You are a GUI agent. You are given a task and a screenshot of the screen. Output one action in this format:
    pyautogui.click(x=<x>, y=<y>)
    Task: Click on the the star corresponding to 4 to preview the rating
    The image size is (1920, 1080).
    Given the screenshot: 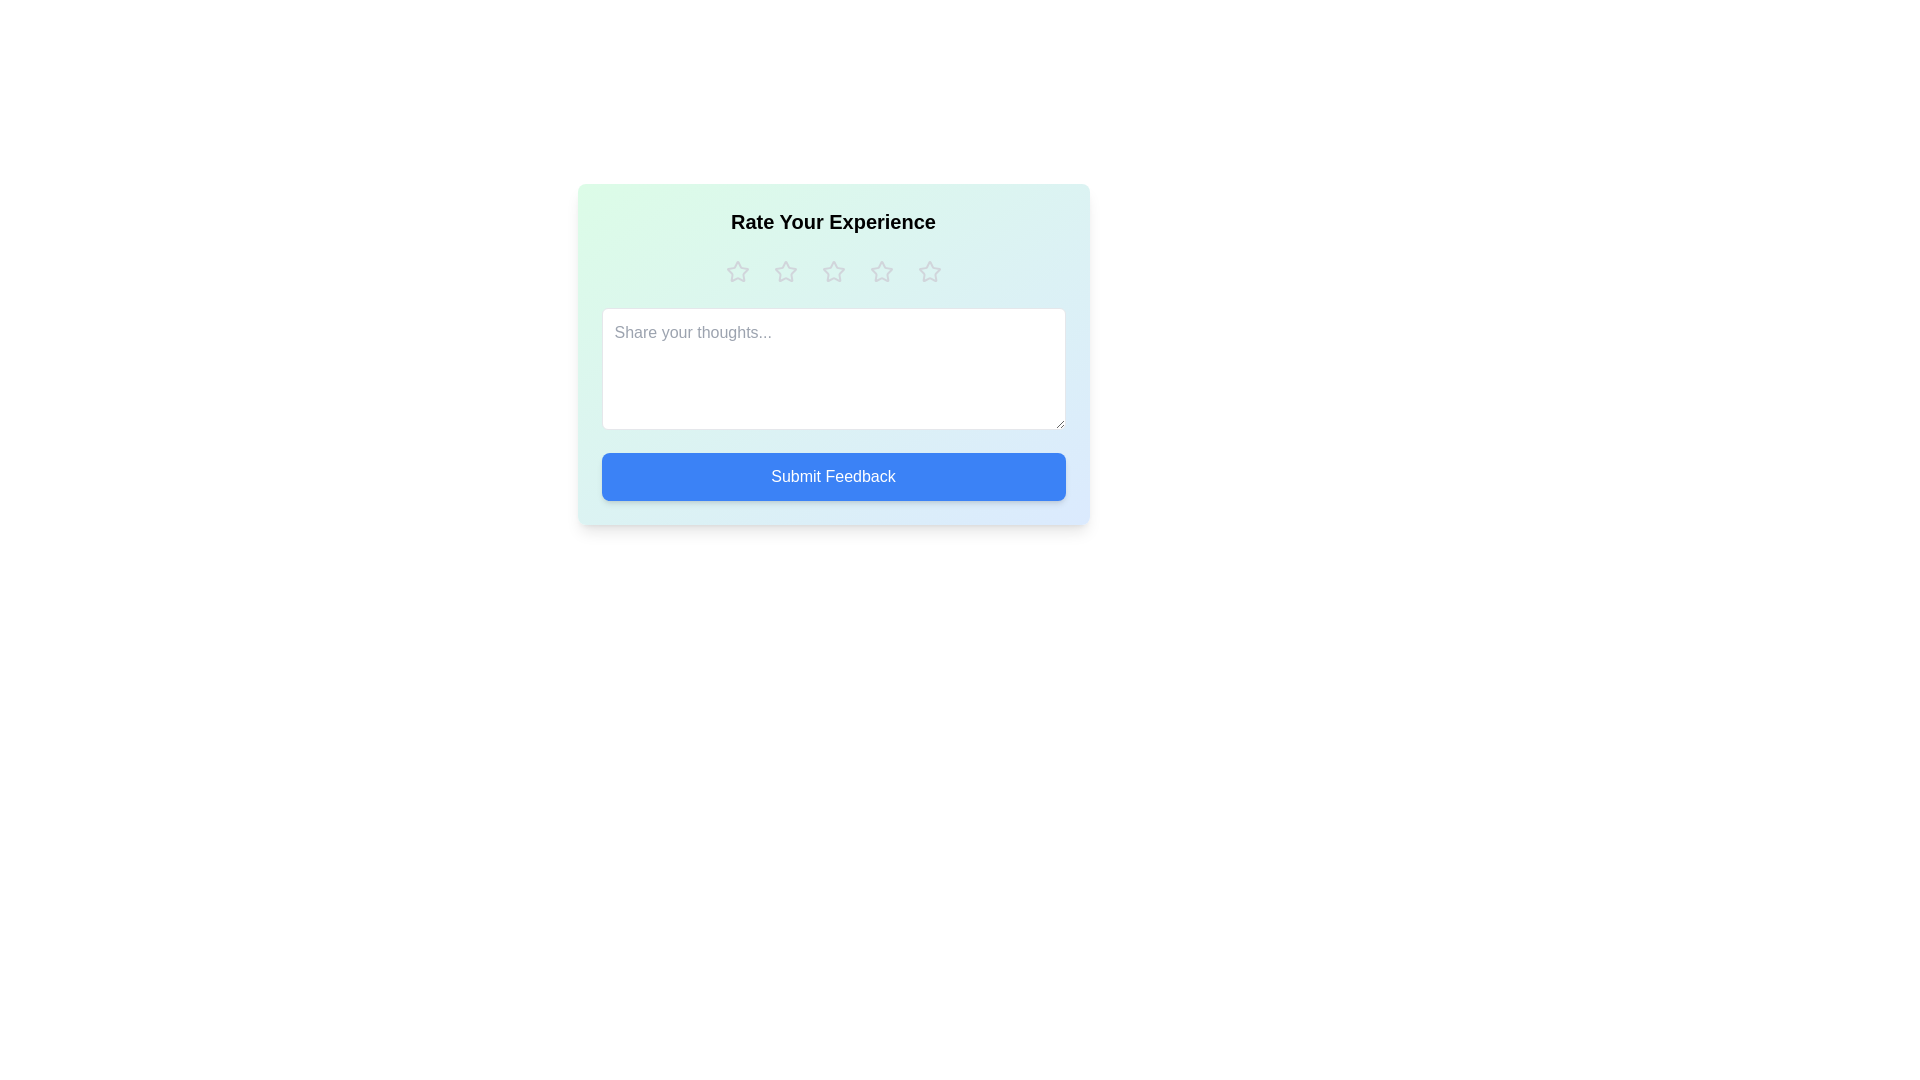 What is the action you would take?
    pyautogui.click(x=880, y=272)
    